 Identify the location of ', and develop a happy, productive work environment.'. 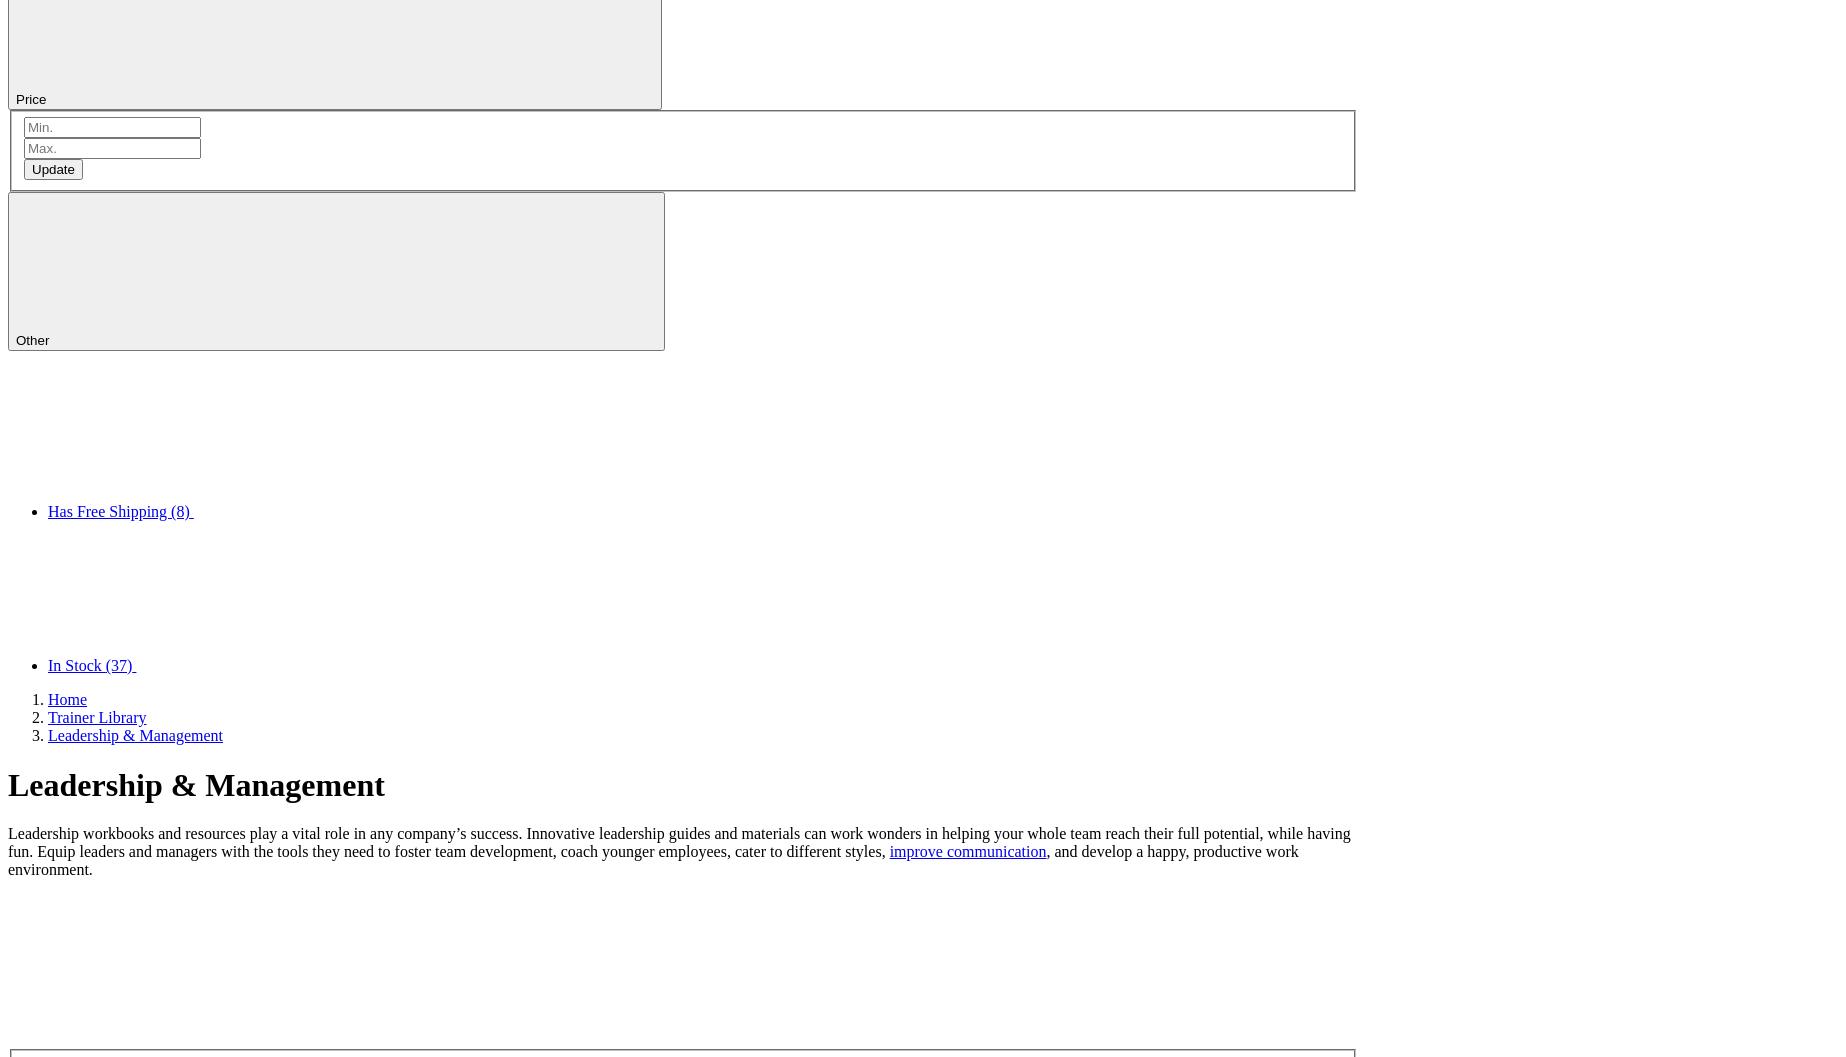
(651, 859).